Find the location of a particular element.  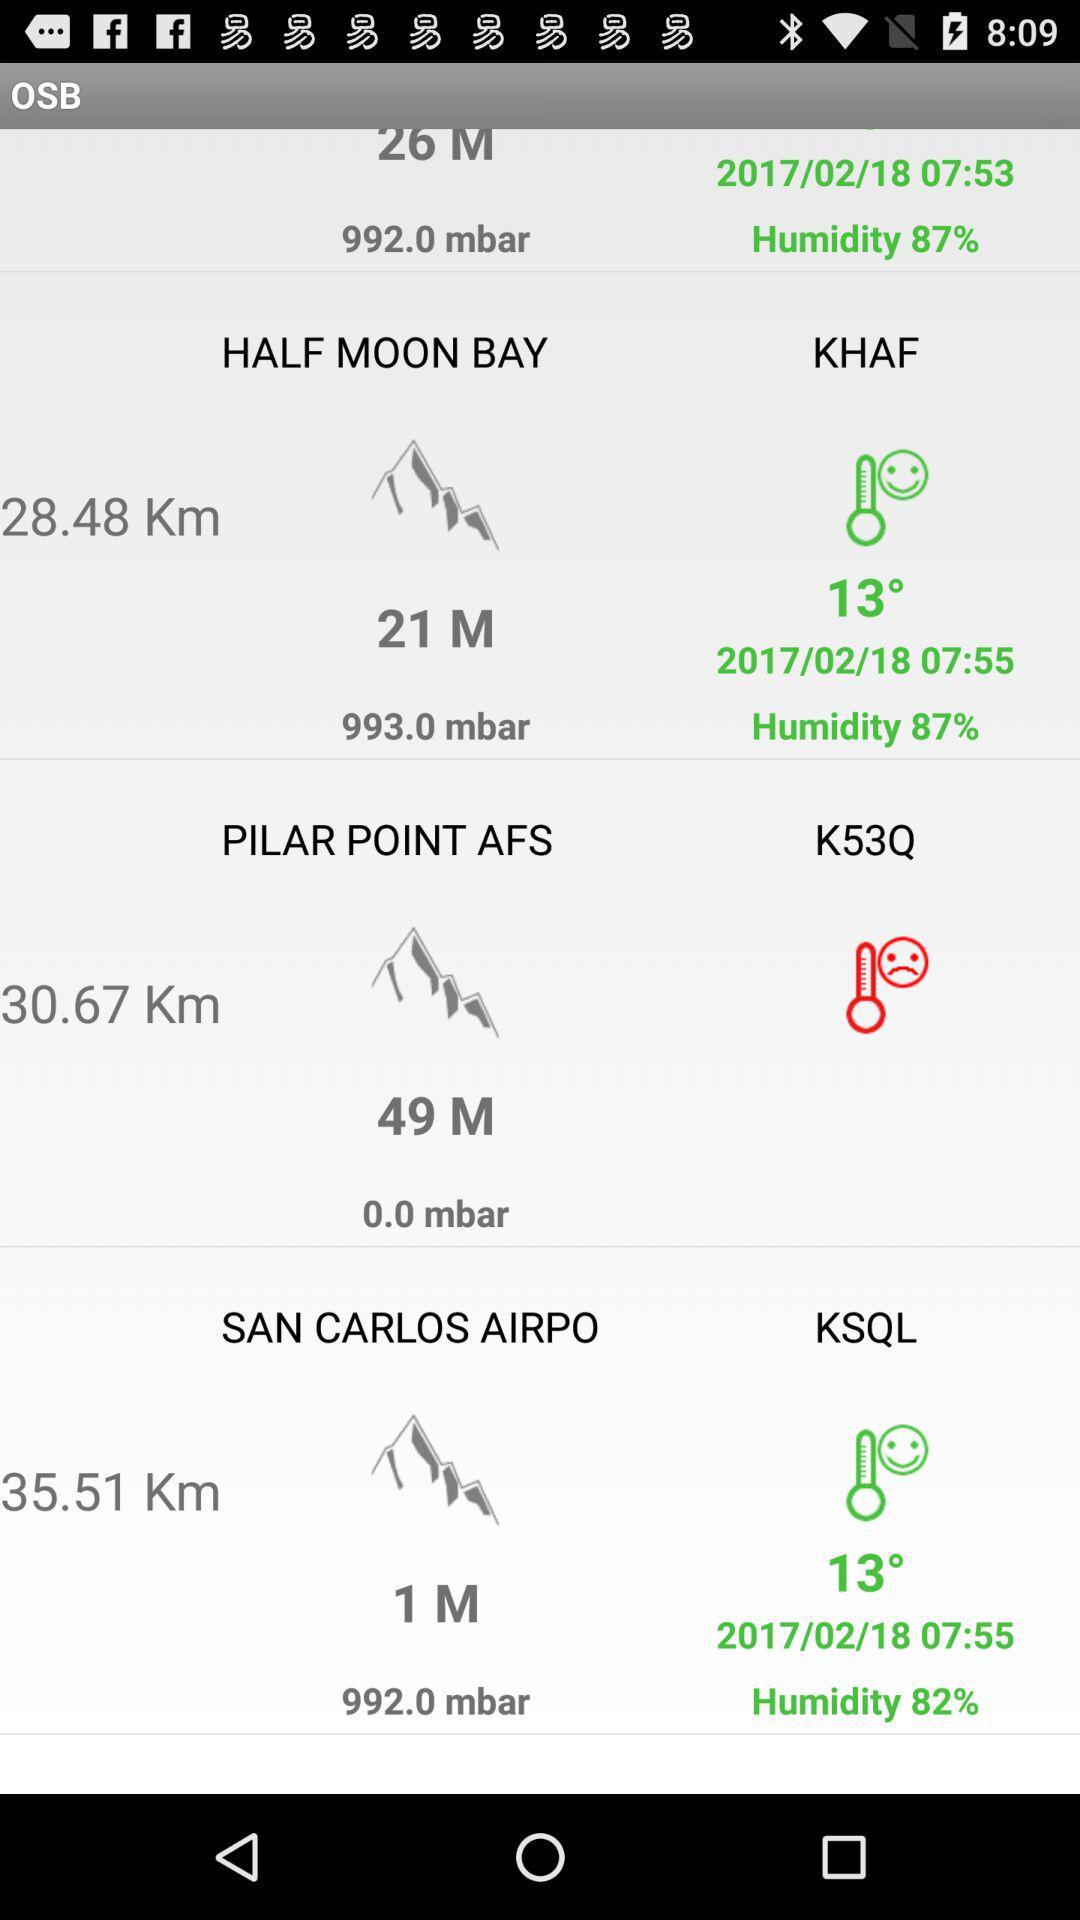

the icon which is in the red color is located at coordinates (863, 983).